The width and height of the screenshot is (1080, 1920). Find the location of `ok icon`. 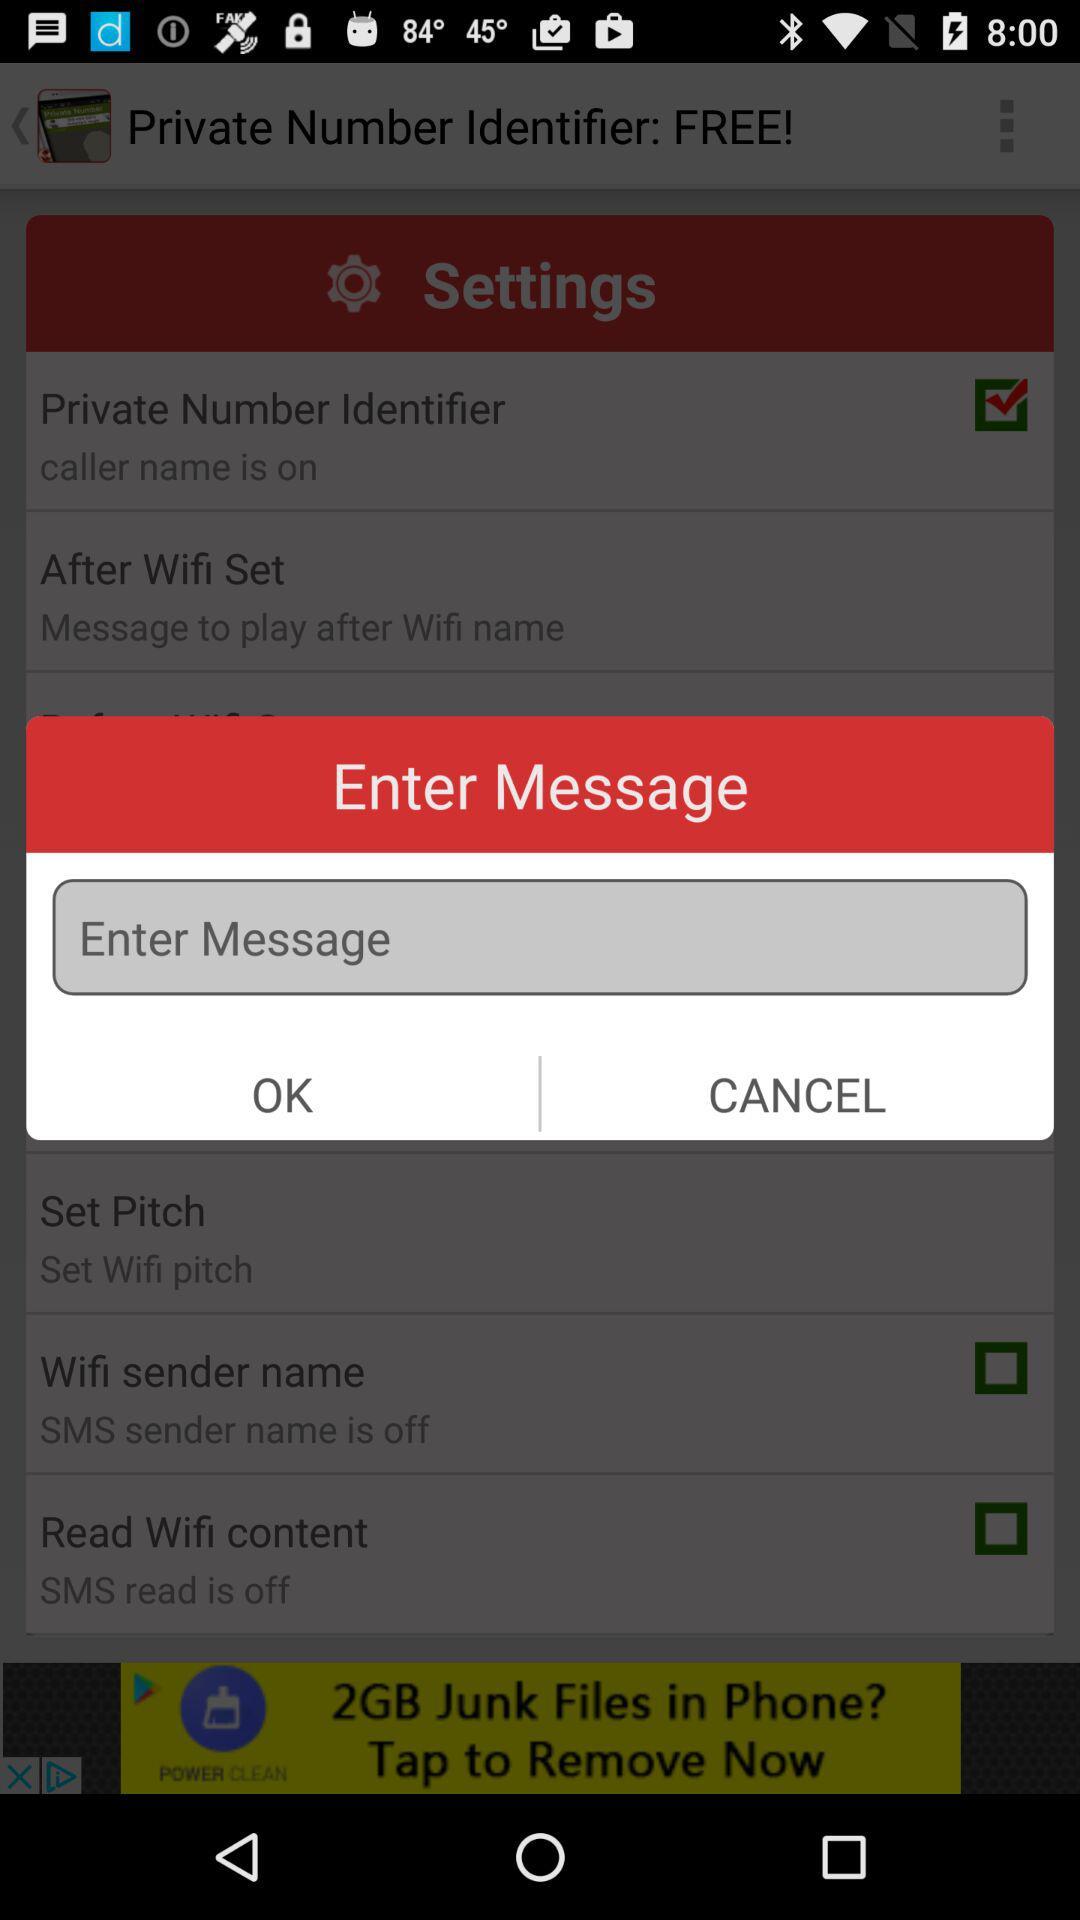

ok icon is located at coordinates (282, 1092).